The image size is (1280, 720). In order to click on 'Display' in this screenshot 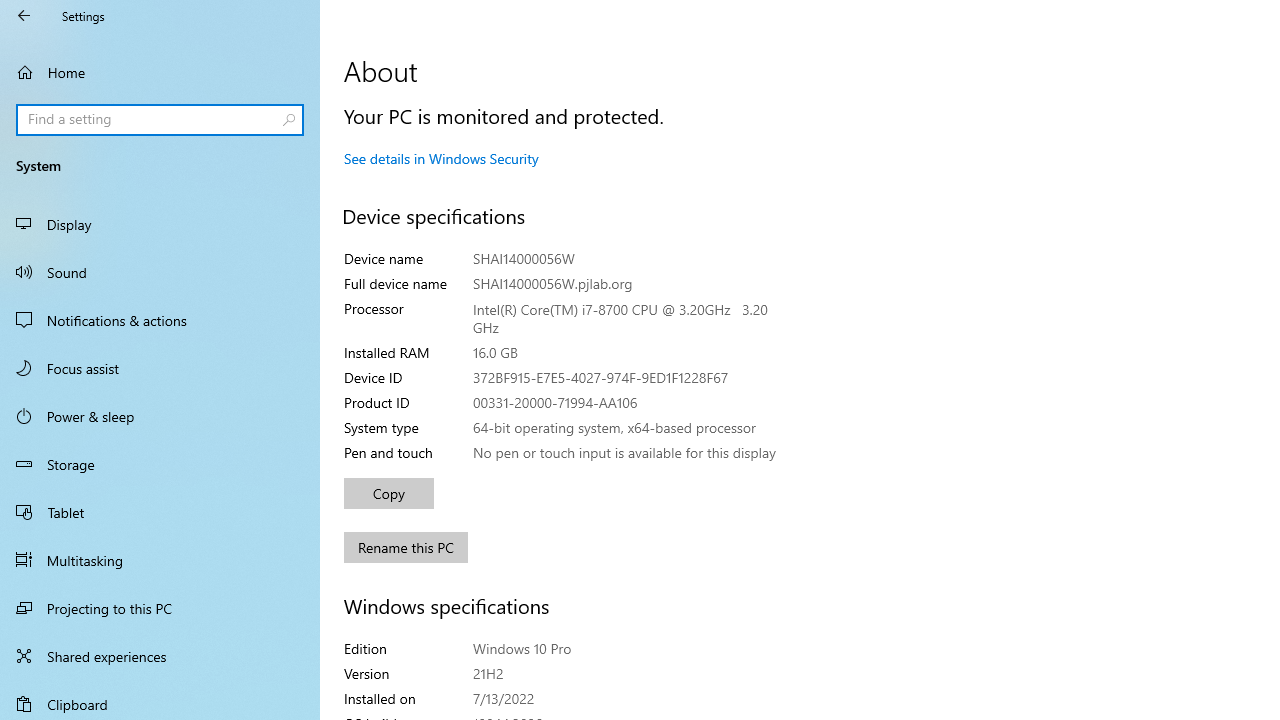, I will do `click(160, 223)`.